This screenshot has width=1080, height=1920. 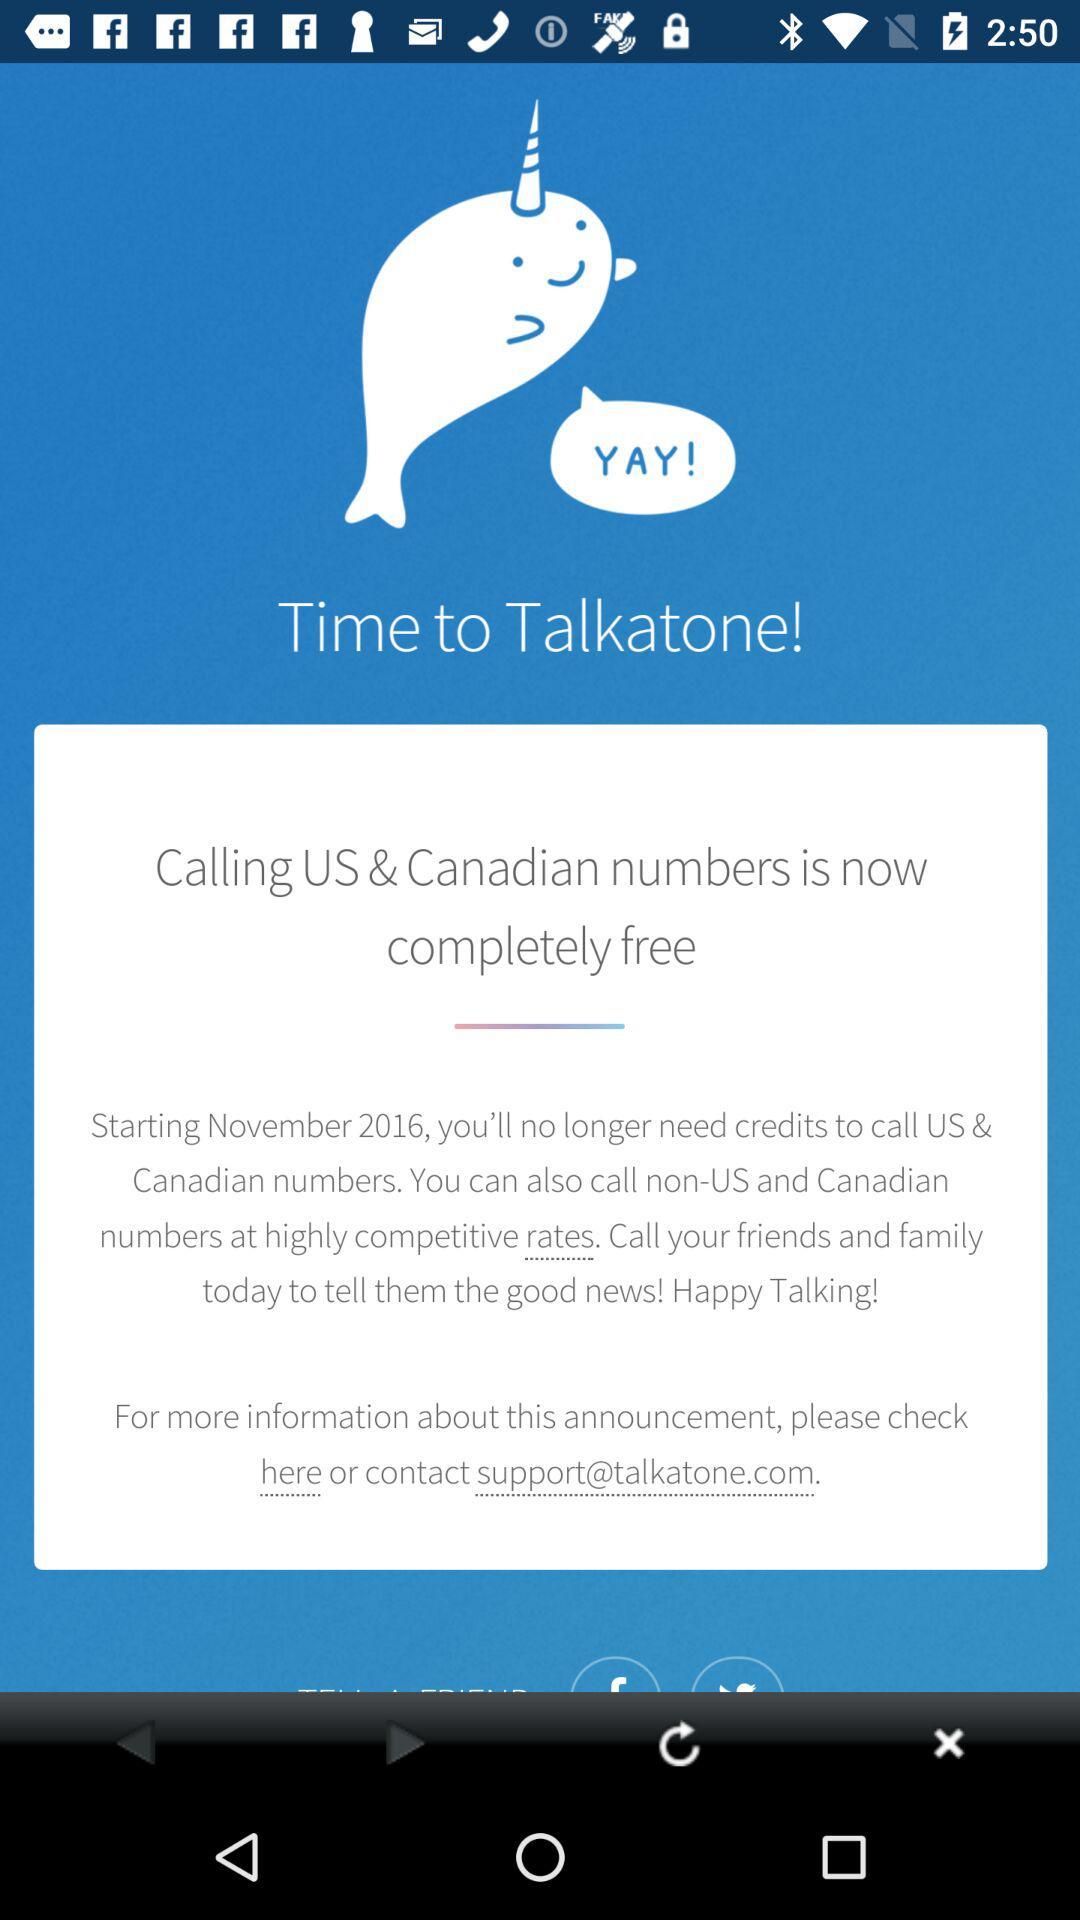 I want to click on put the wrong option, so click(x=947, y=1741).